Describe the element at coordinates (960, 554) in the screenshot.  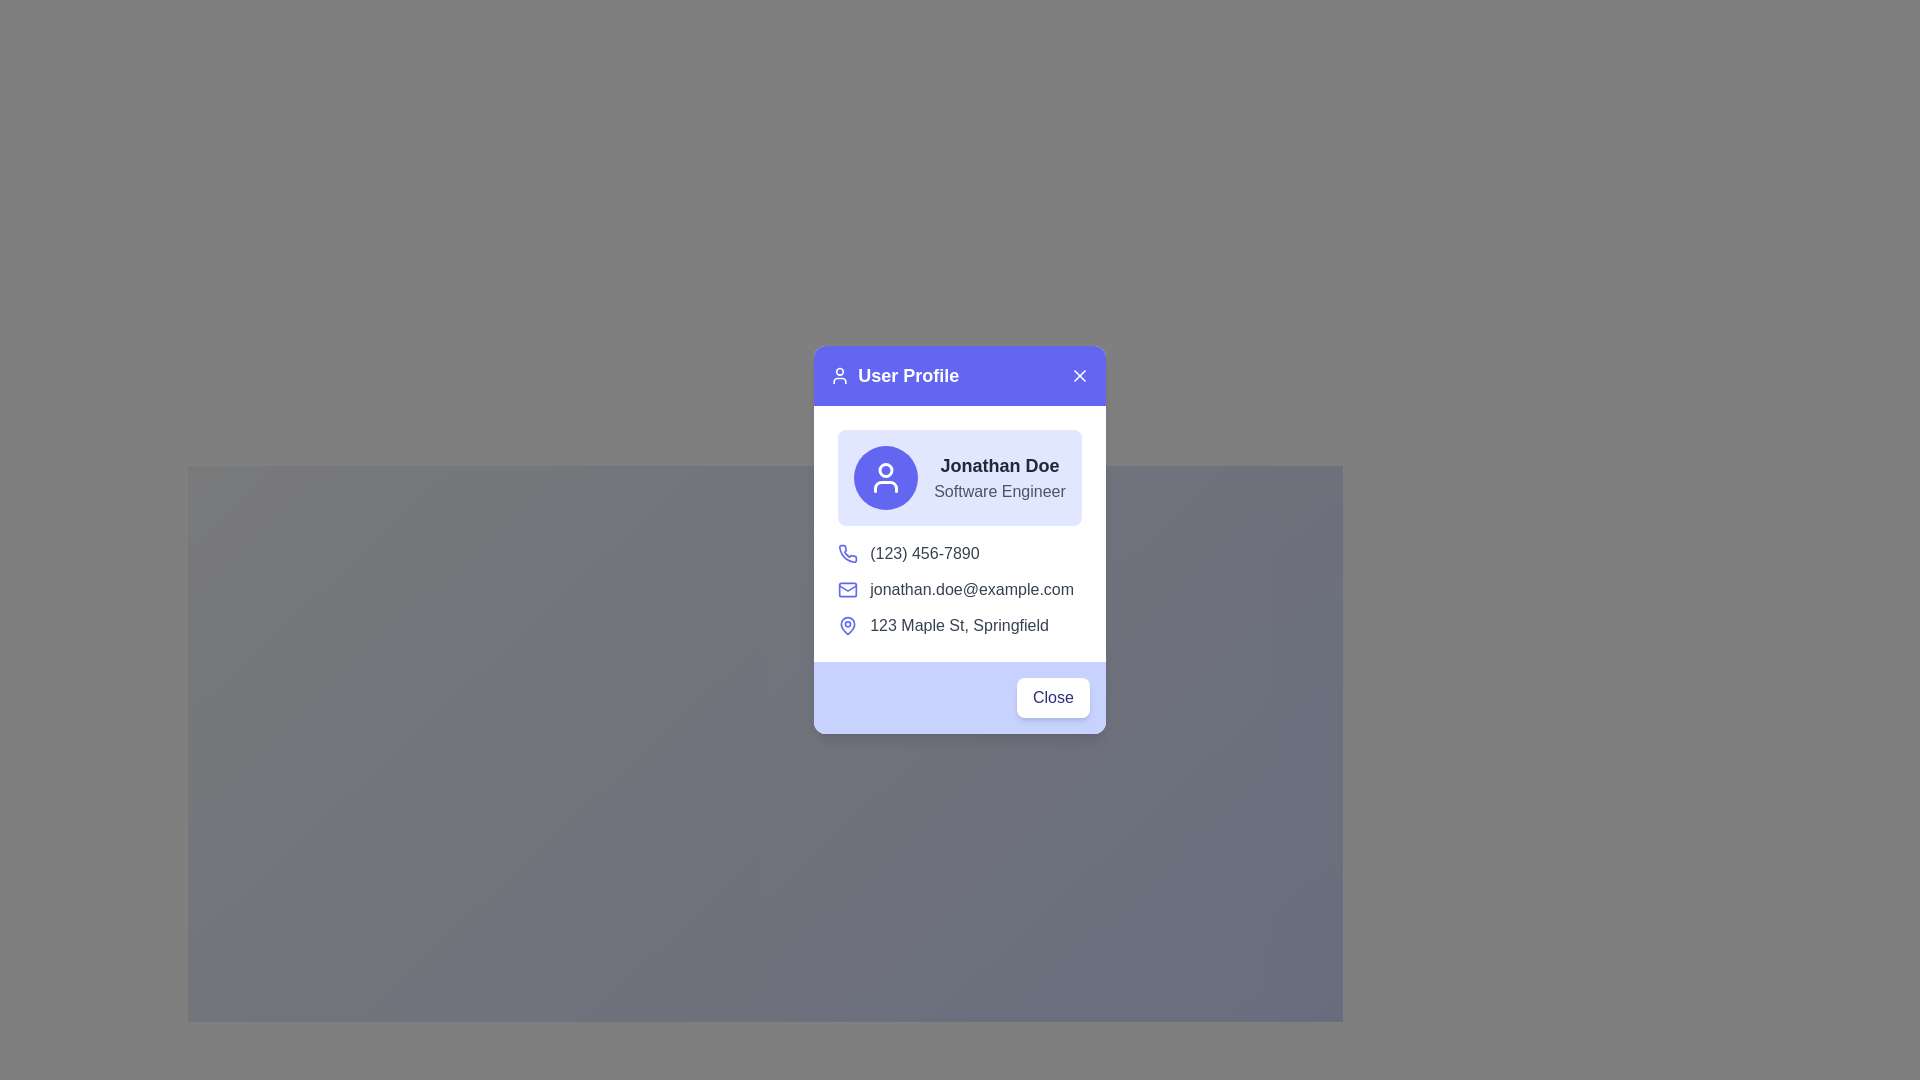
I see `phone number displayed in the text label located in the user profile card, which is the first row of contact details below the user's name and title` at that location.